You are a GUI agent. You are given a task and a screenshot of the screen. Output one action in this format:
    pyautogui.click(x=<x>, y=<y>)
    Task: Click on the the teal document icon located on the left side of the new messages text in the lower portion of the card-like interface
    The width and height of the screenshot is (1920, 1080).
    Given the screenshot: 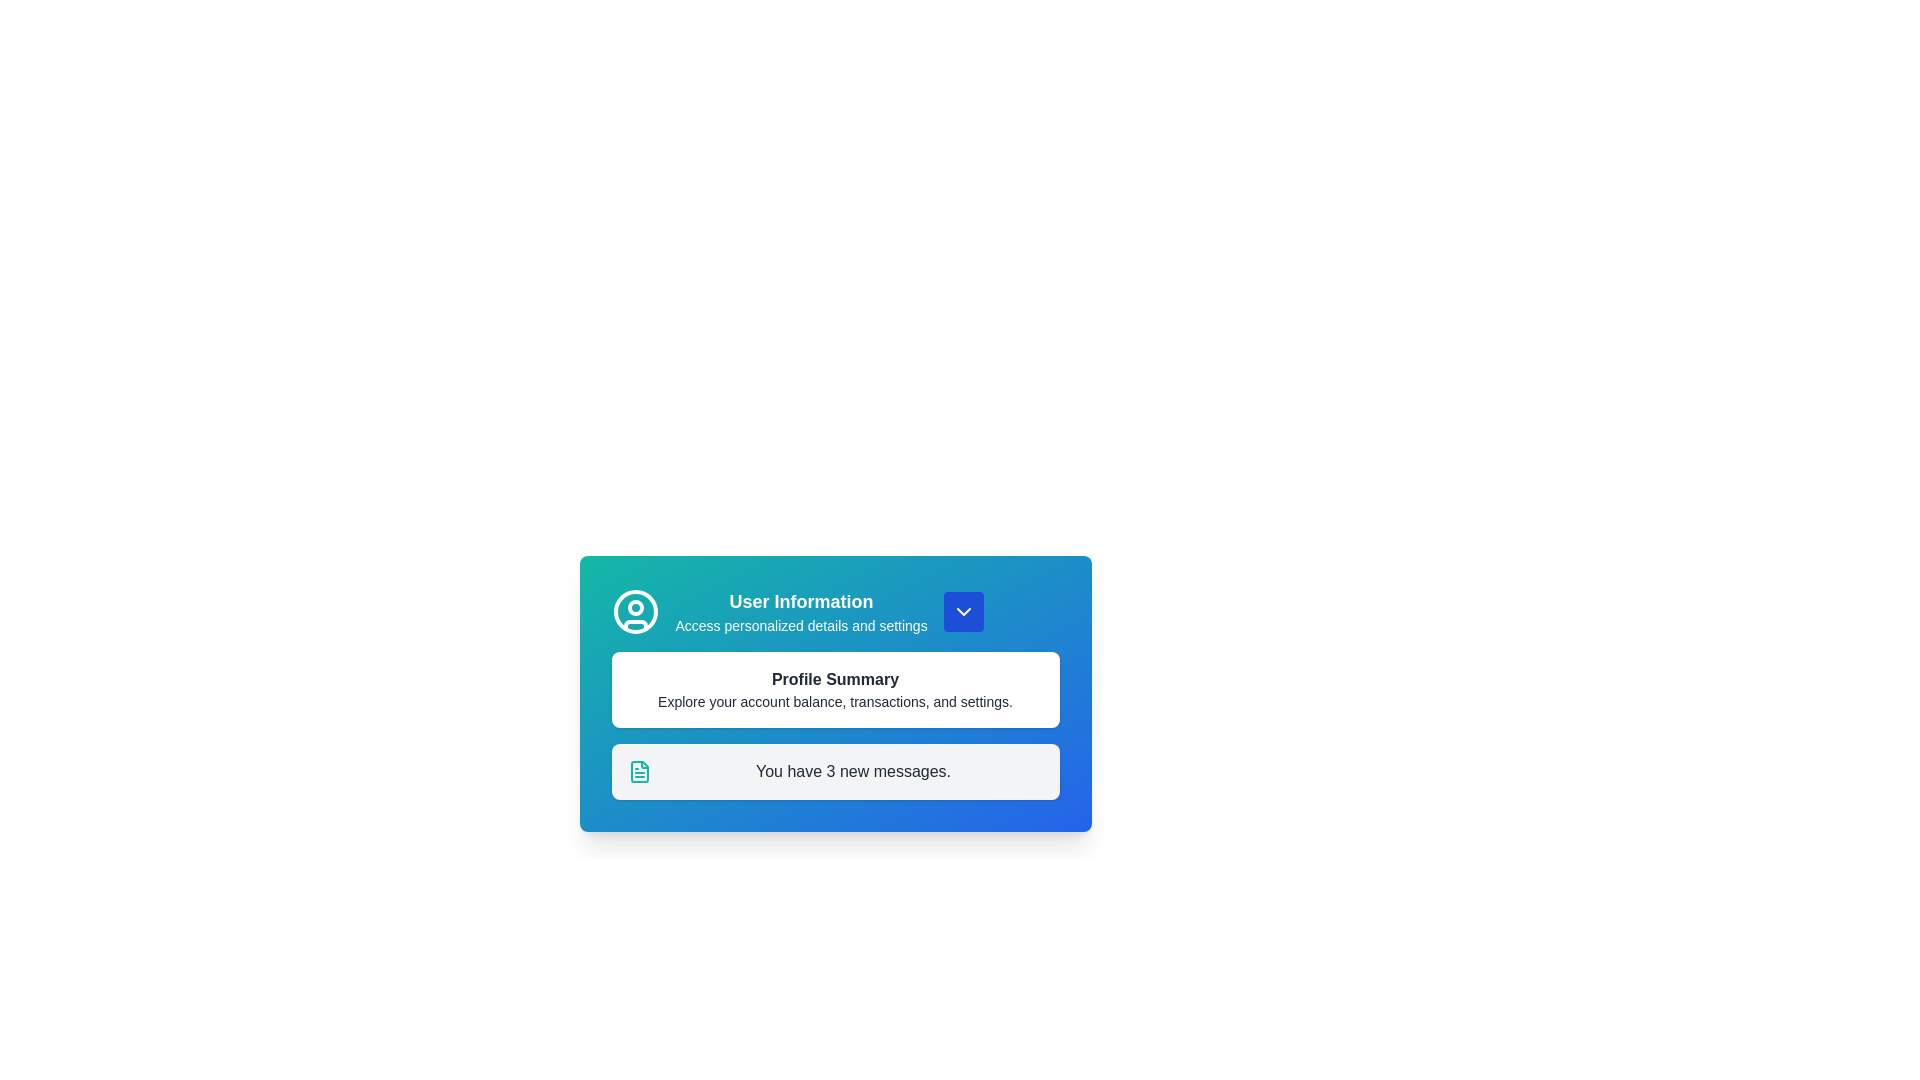 What is the action you would take?
    pyautogui.click(x=638, y=770)
    